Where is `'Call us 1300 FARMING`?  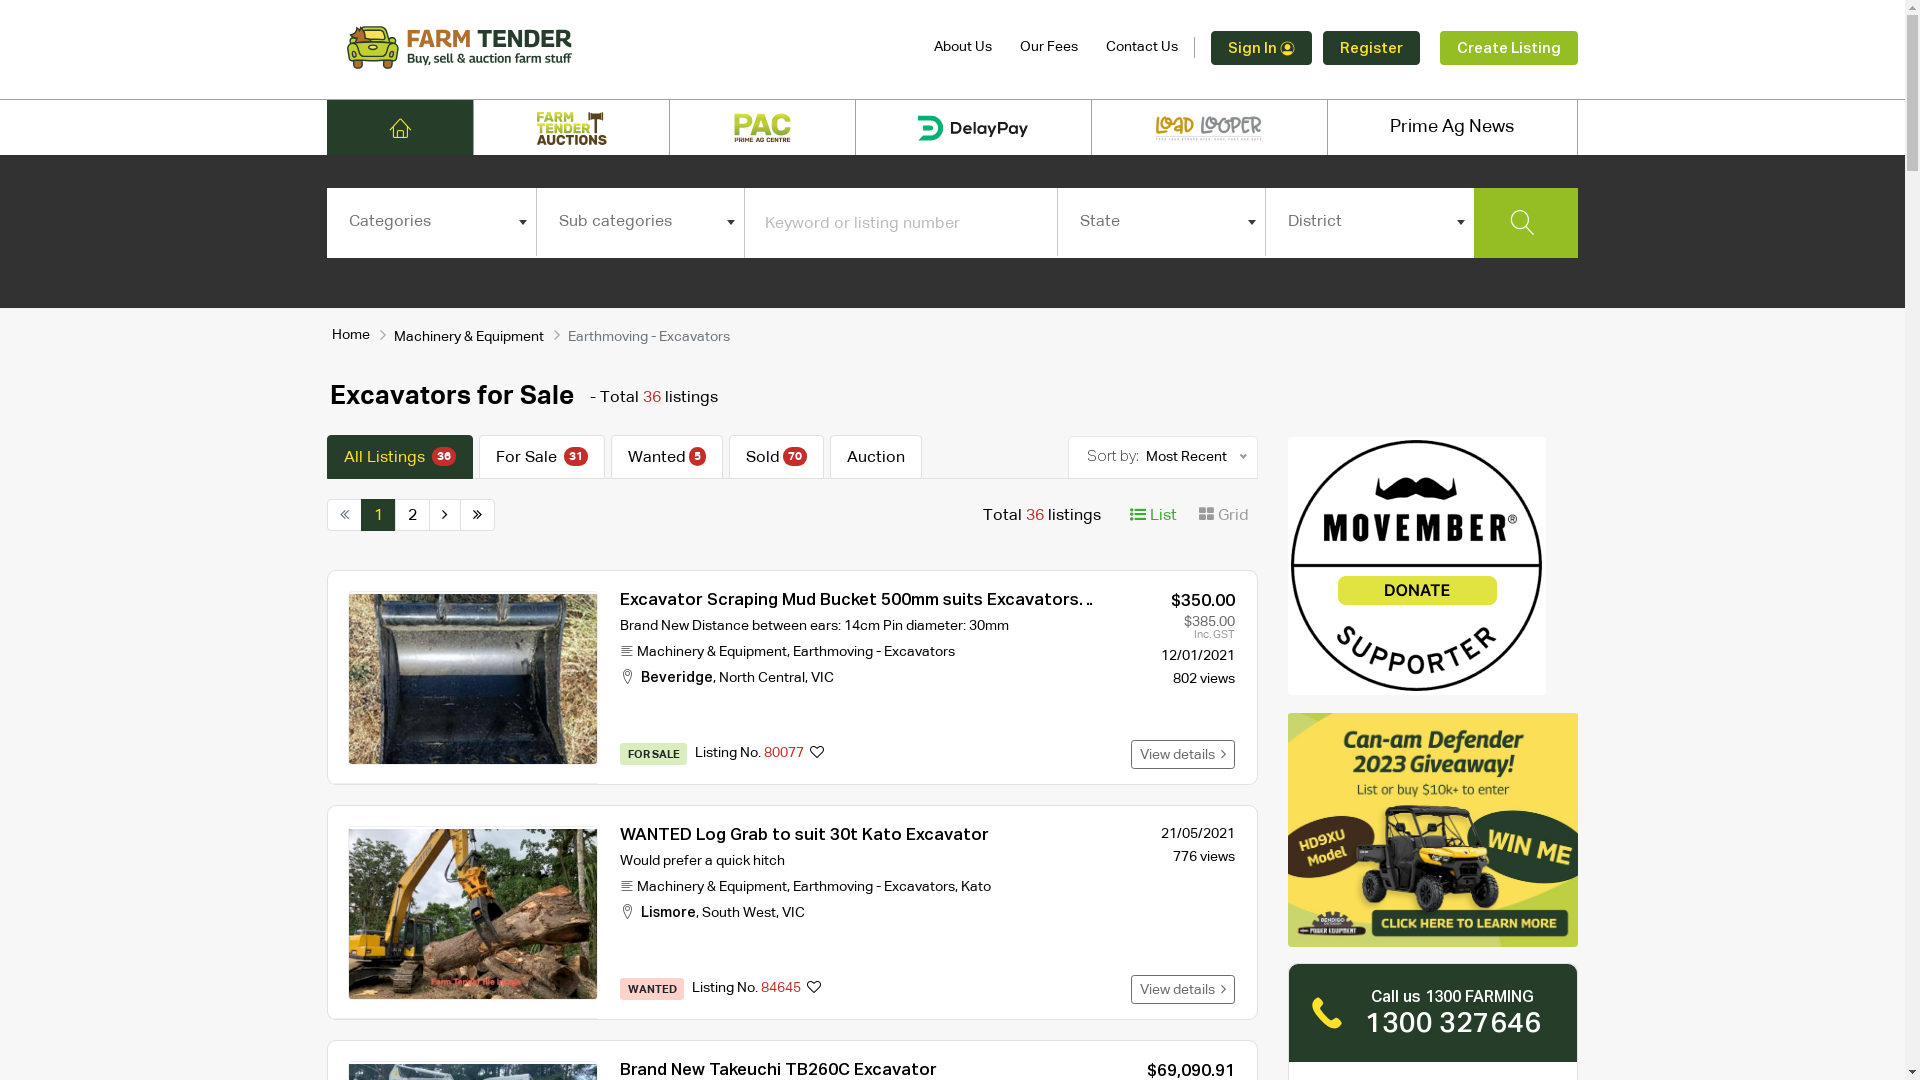 'Call us 1300 FARMING is located at coordinates (1432, 1013).